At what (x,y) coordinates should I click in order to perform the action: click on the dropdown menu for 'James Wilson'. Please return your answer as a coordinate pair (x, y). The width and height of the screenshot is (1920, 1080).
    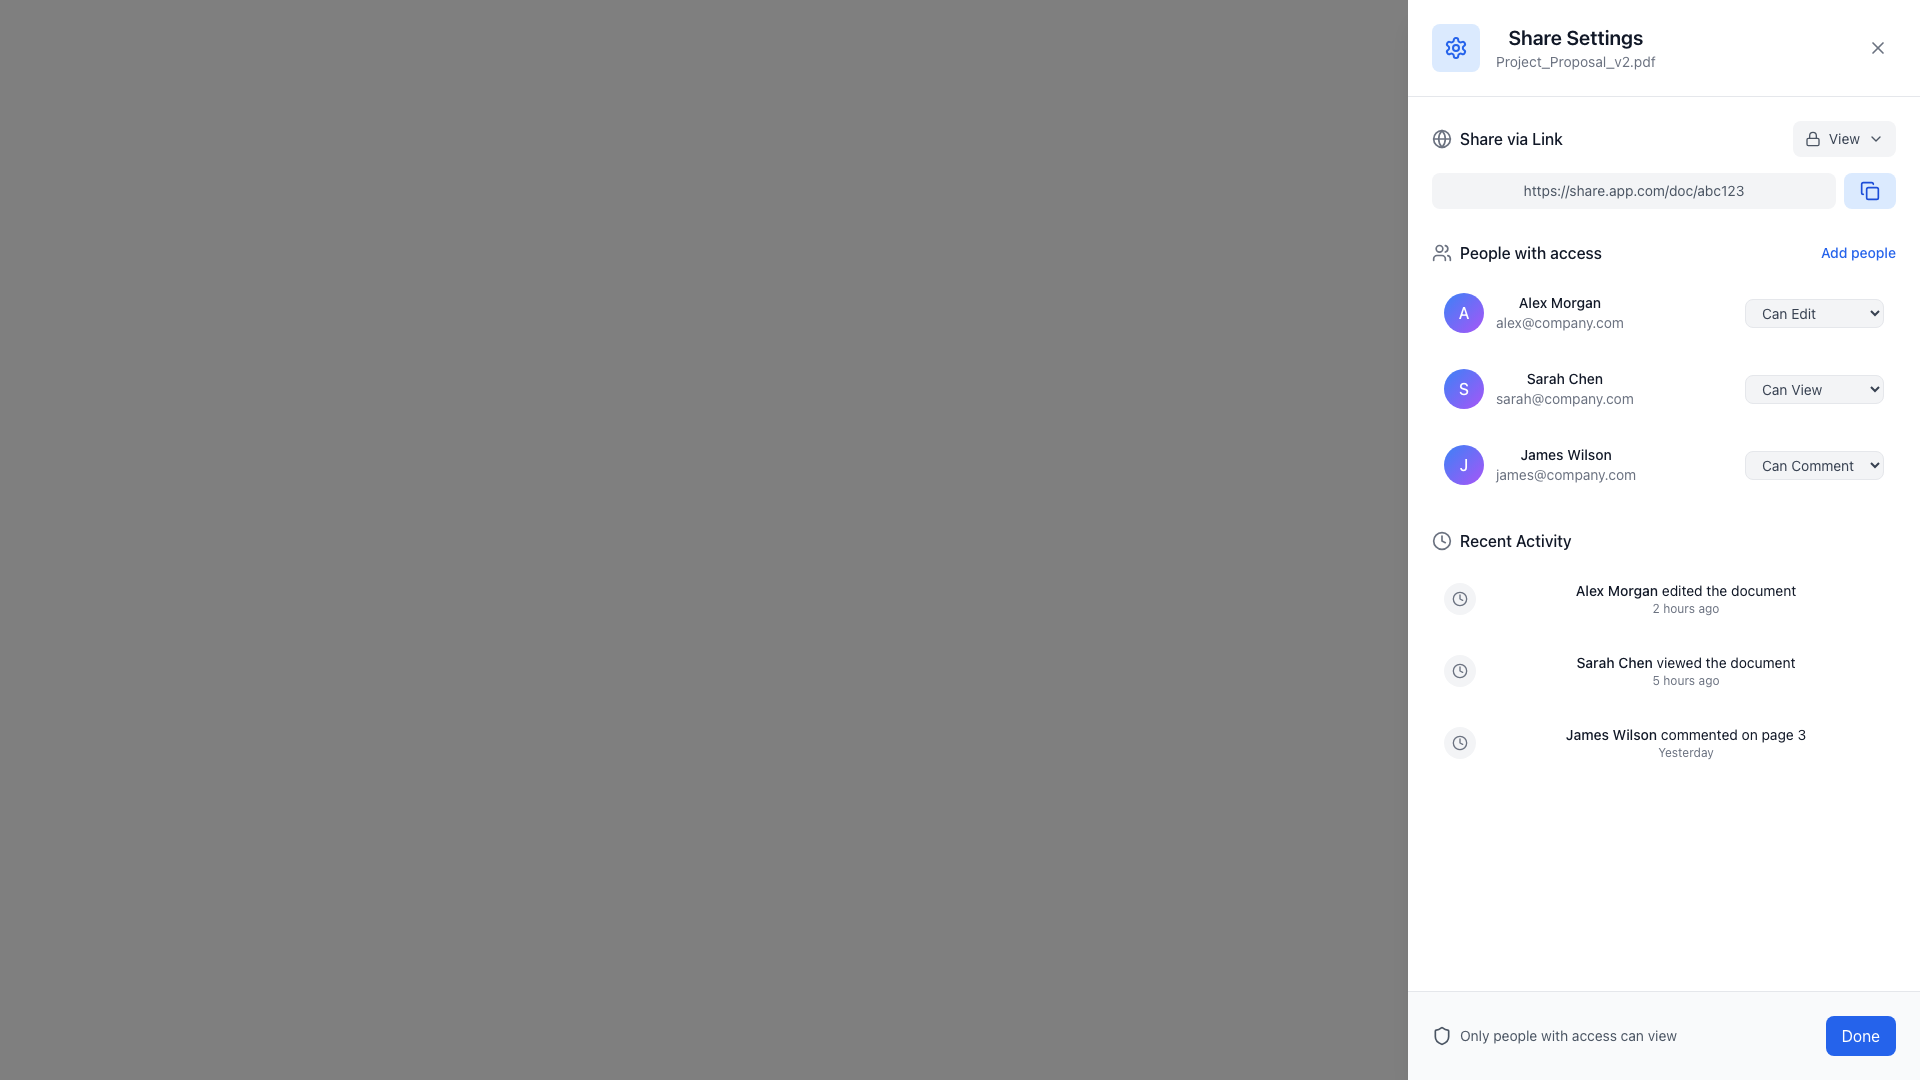
    Looking at the image, I should click on (1814, 465).